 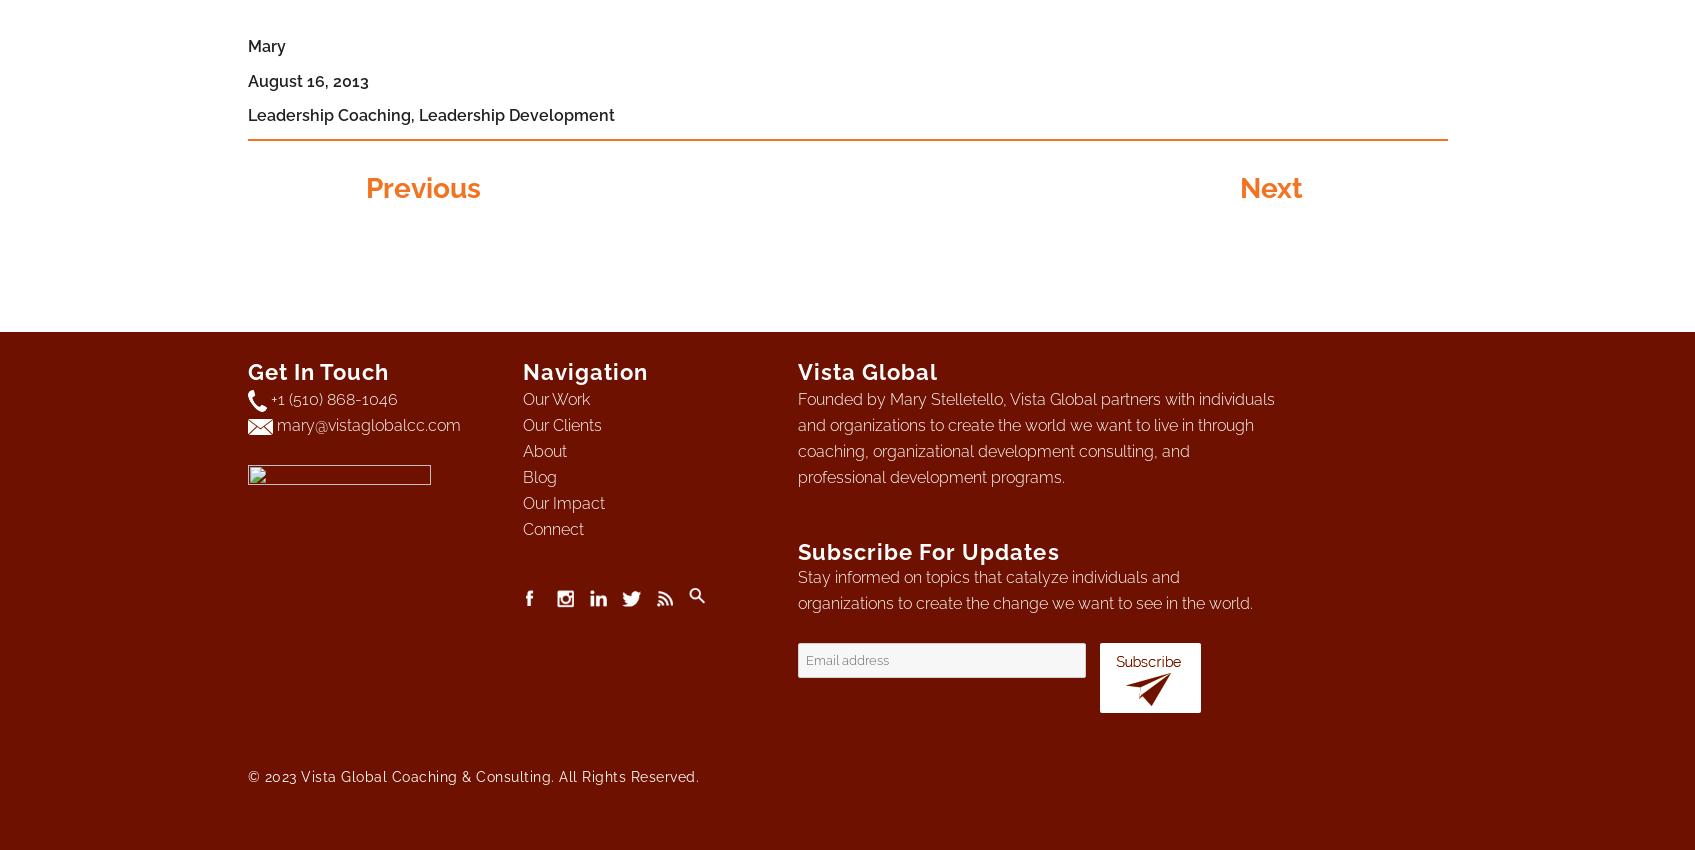 What do you see at coordinates (1023, 589) in the screenshot?
I see `'Stay informed on topics that catalyze individuals and organizations to create the change we want to see in the world.'` at bounding box center [1023, 589].